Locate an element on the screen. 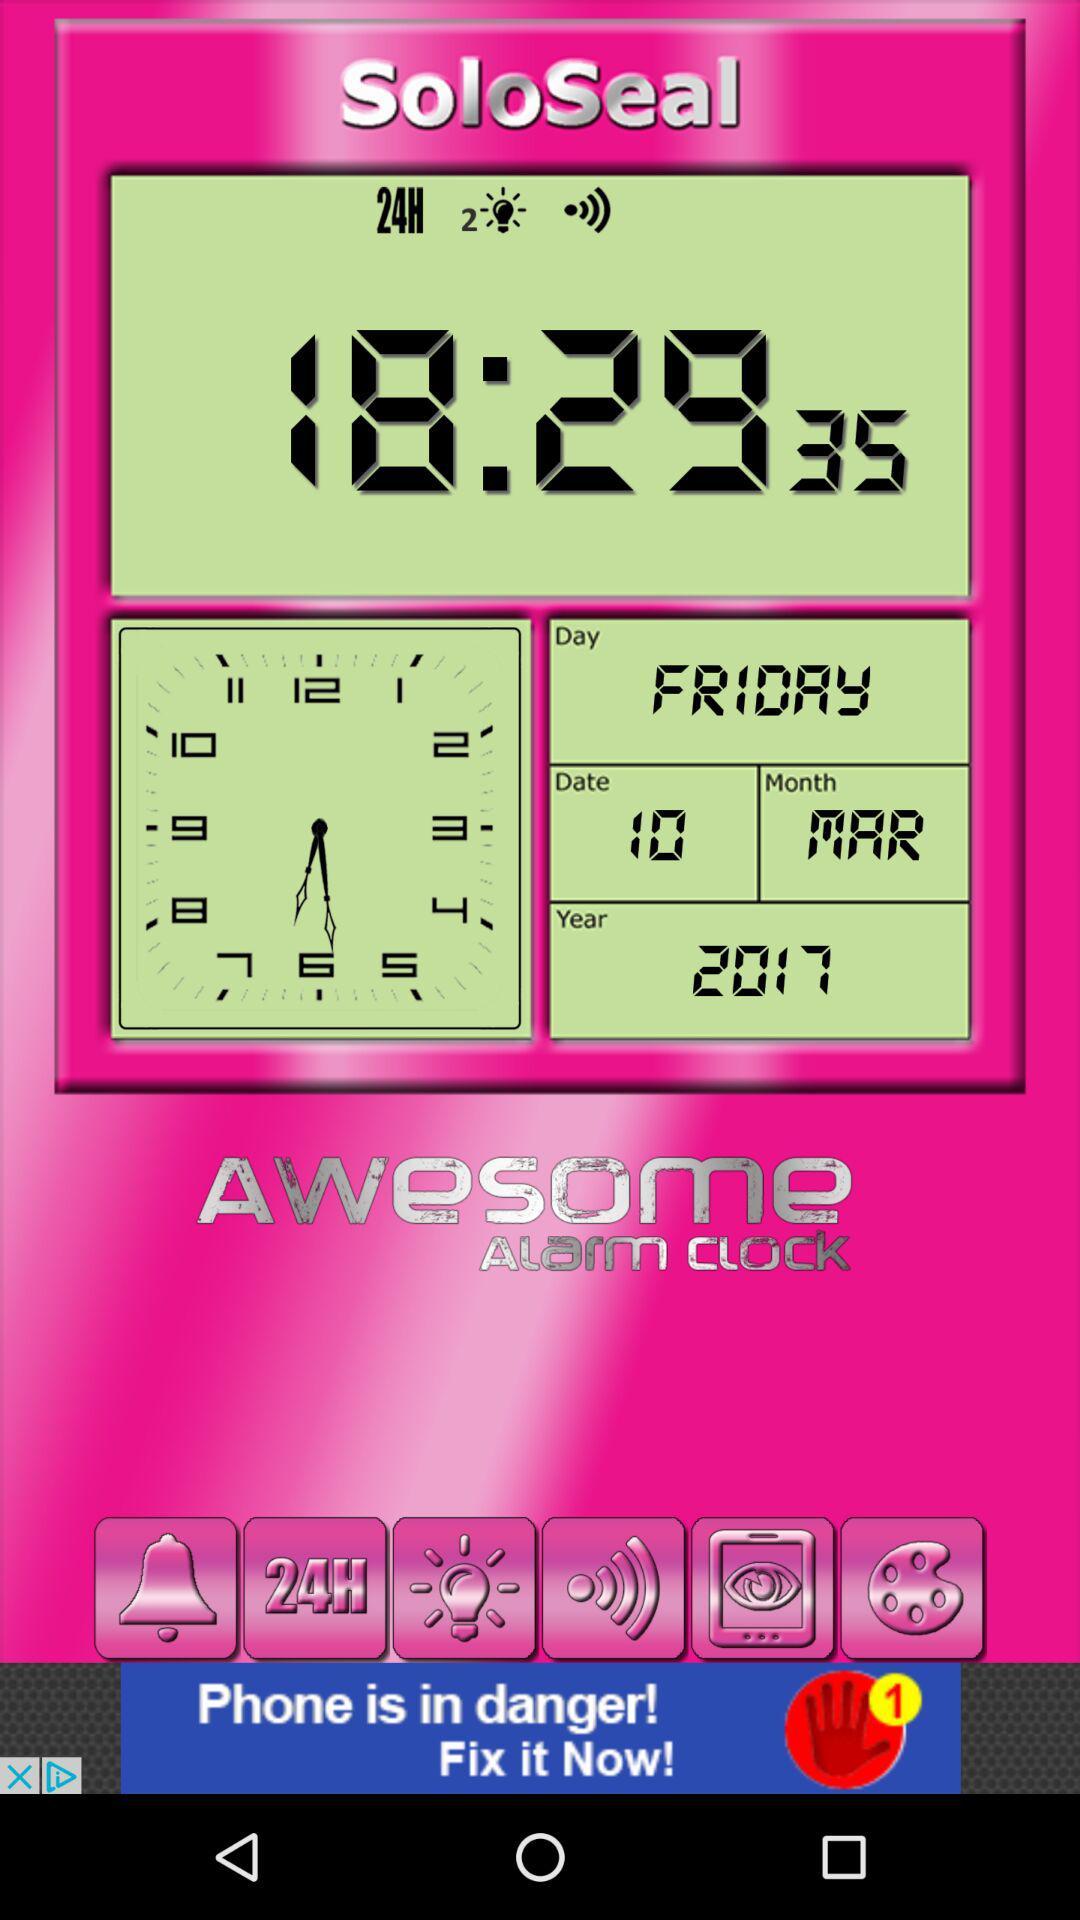 The width and height of the screenshot is (1080, 1920). settings is located at coordinates (464, 1587).